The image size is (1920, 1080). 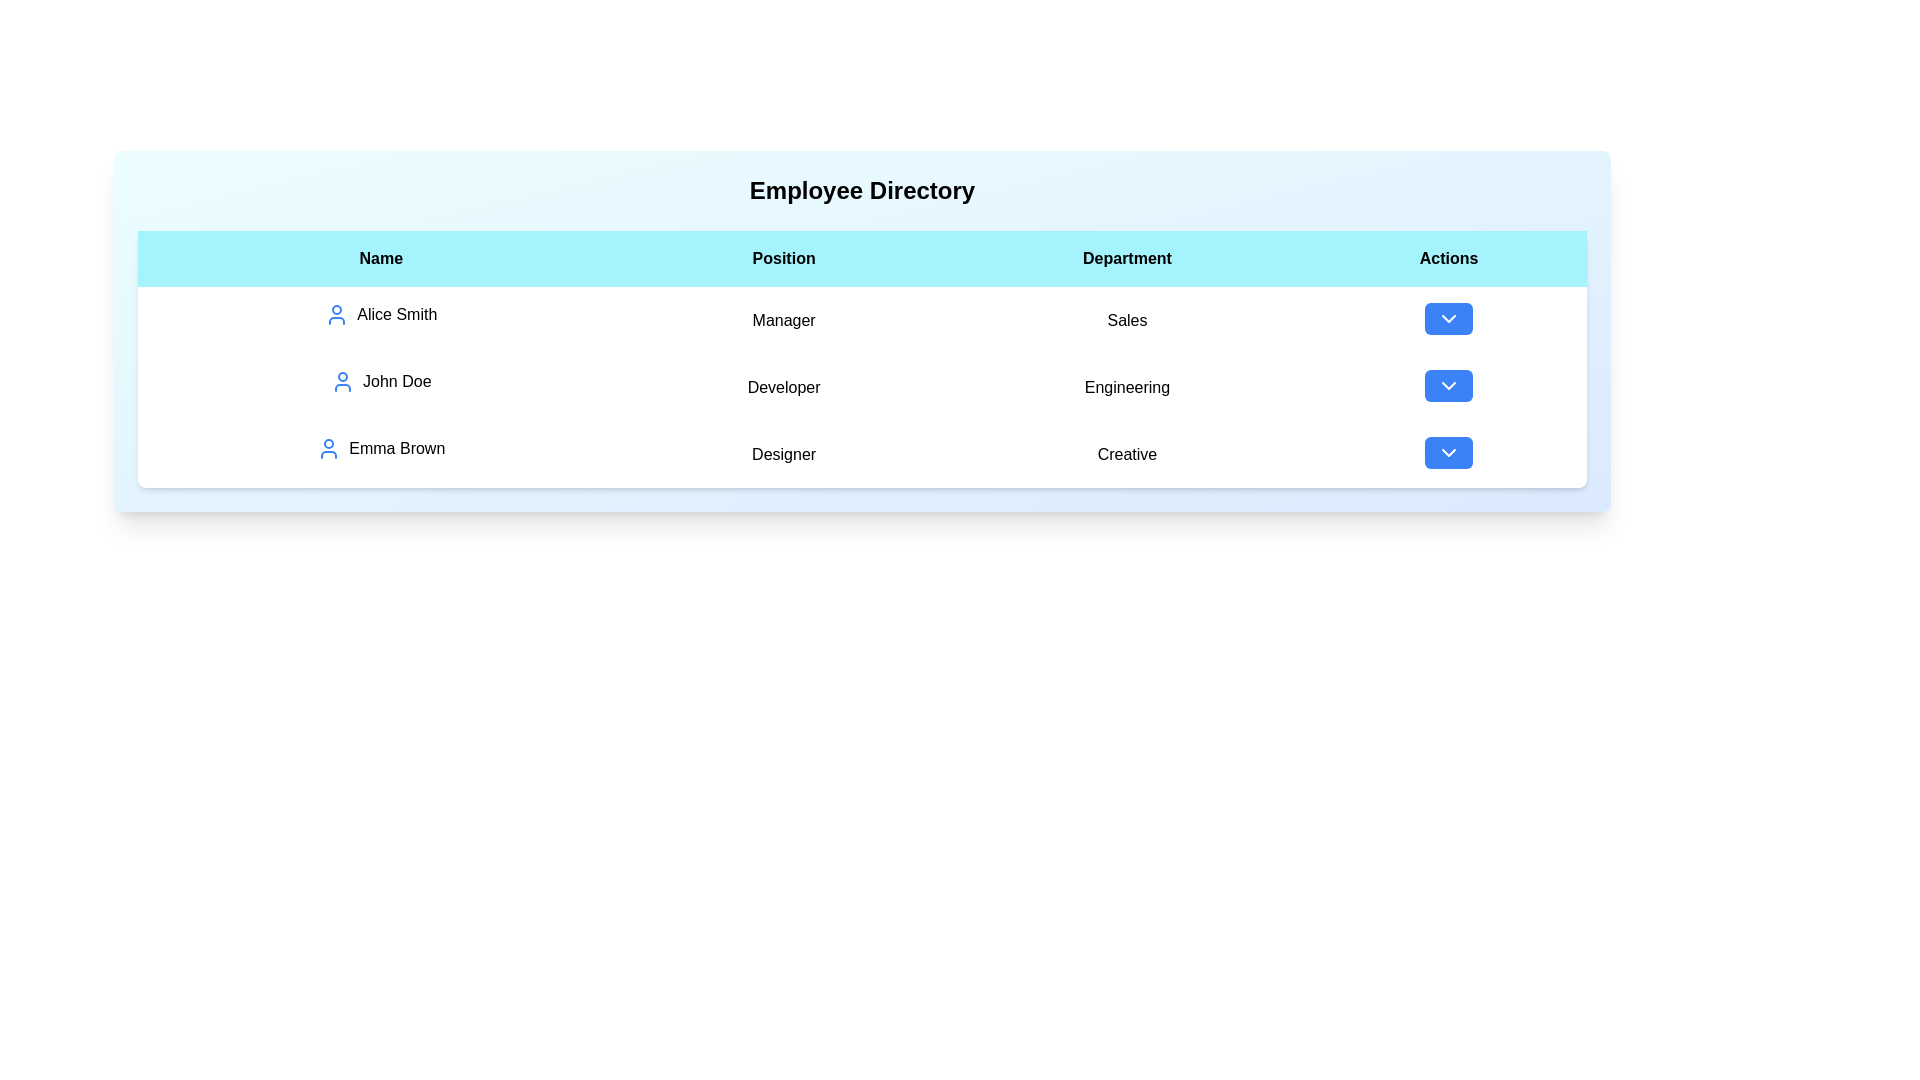 What do you see at coordinates (1127, 257) in the screenshot?
I see `the static text label that serves as the header title for the 'Department' column, positioned between 'Position' and 'Actions'` at bounding box center [1127, 257].